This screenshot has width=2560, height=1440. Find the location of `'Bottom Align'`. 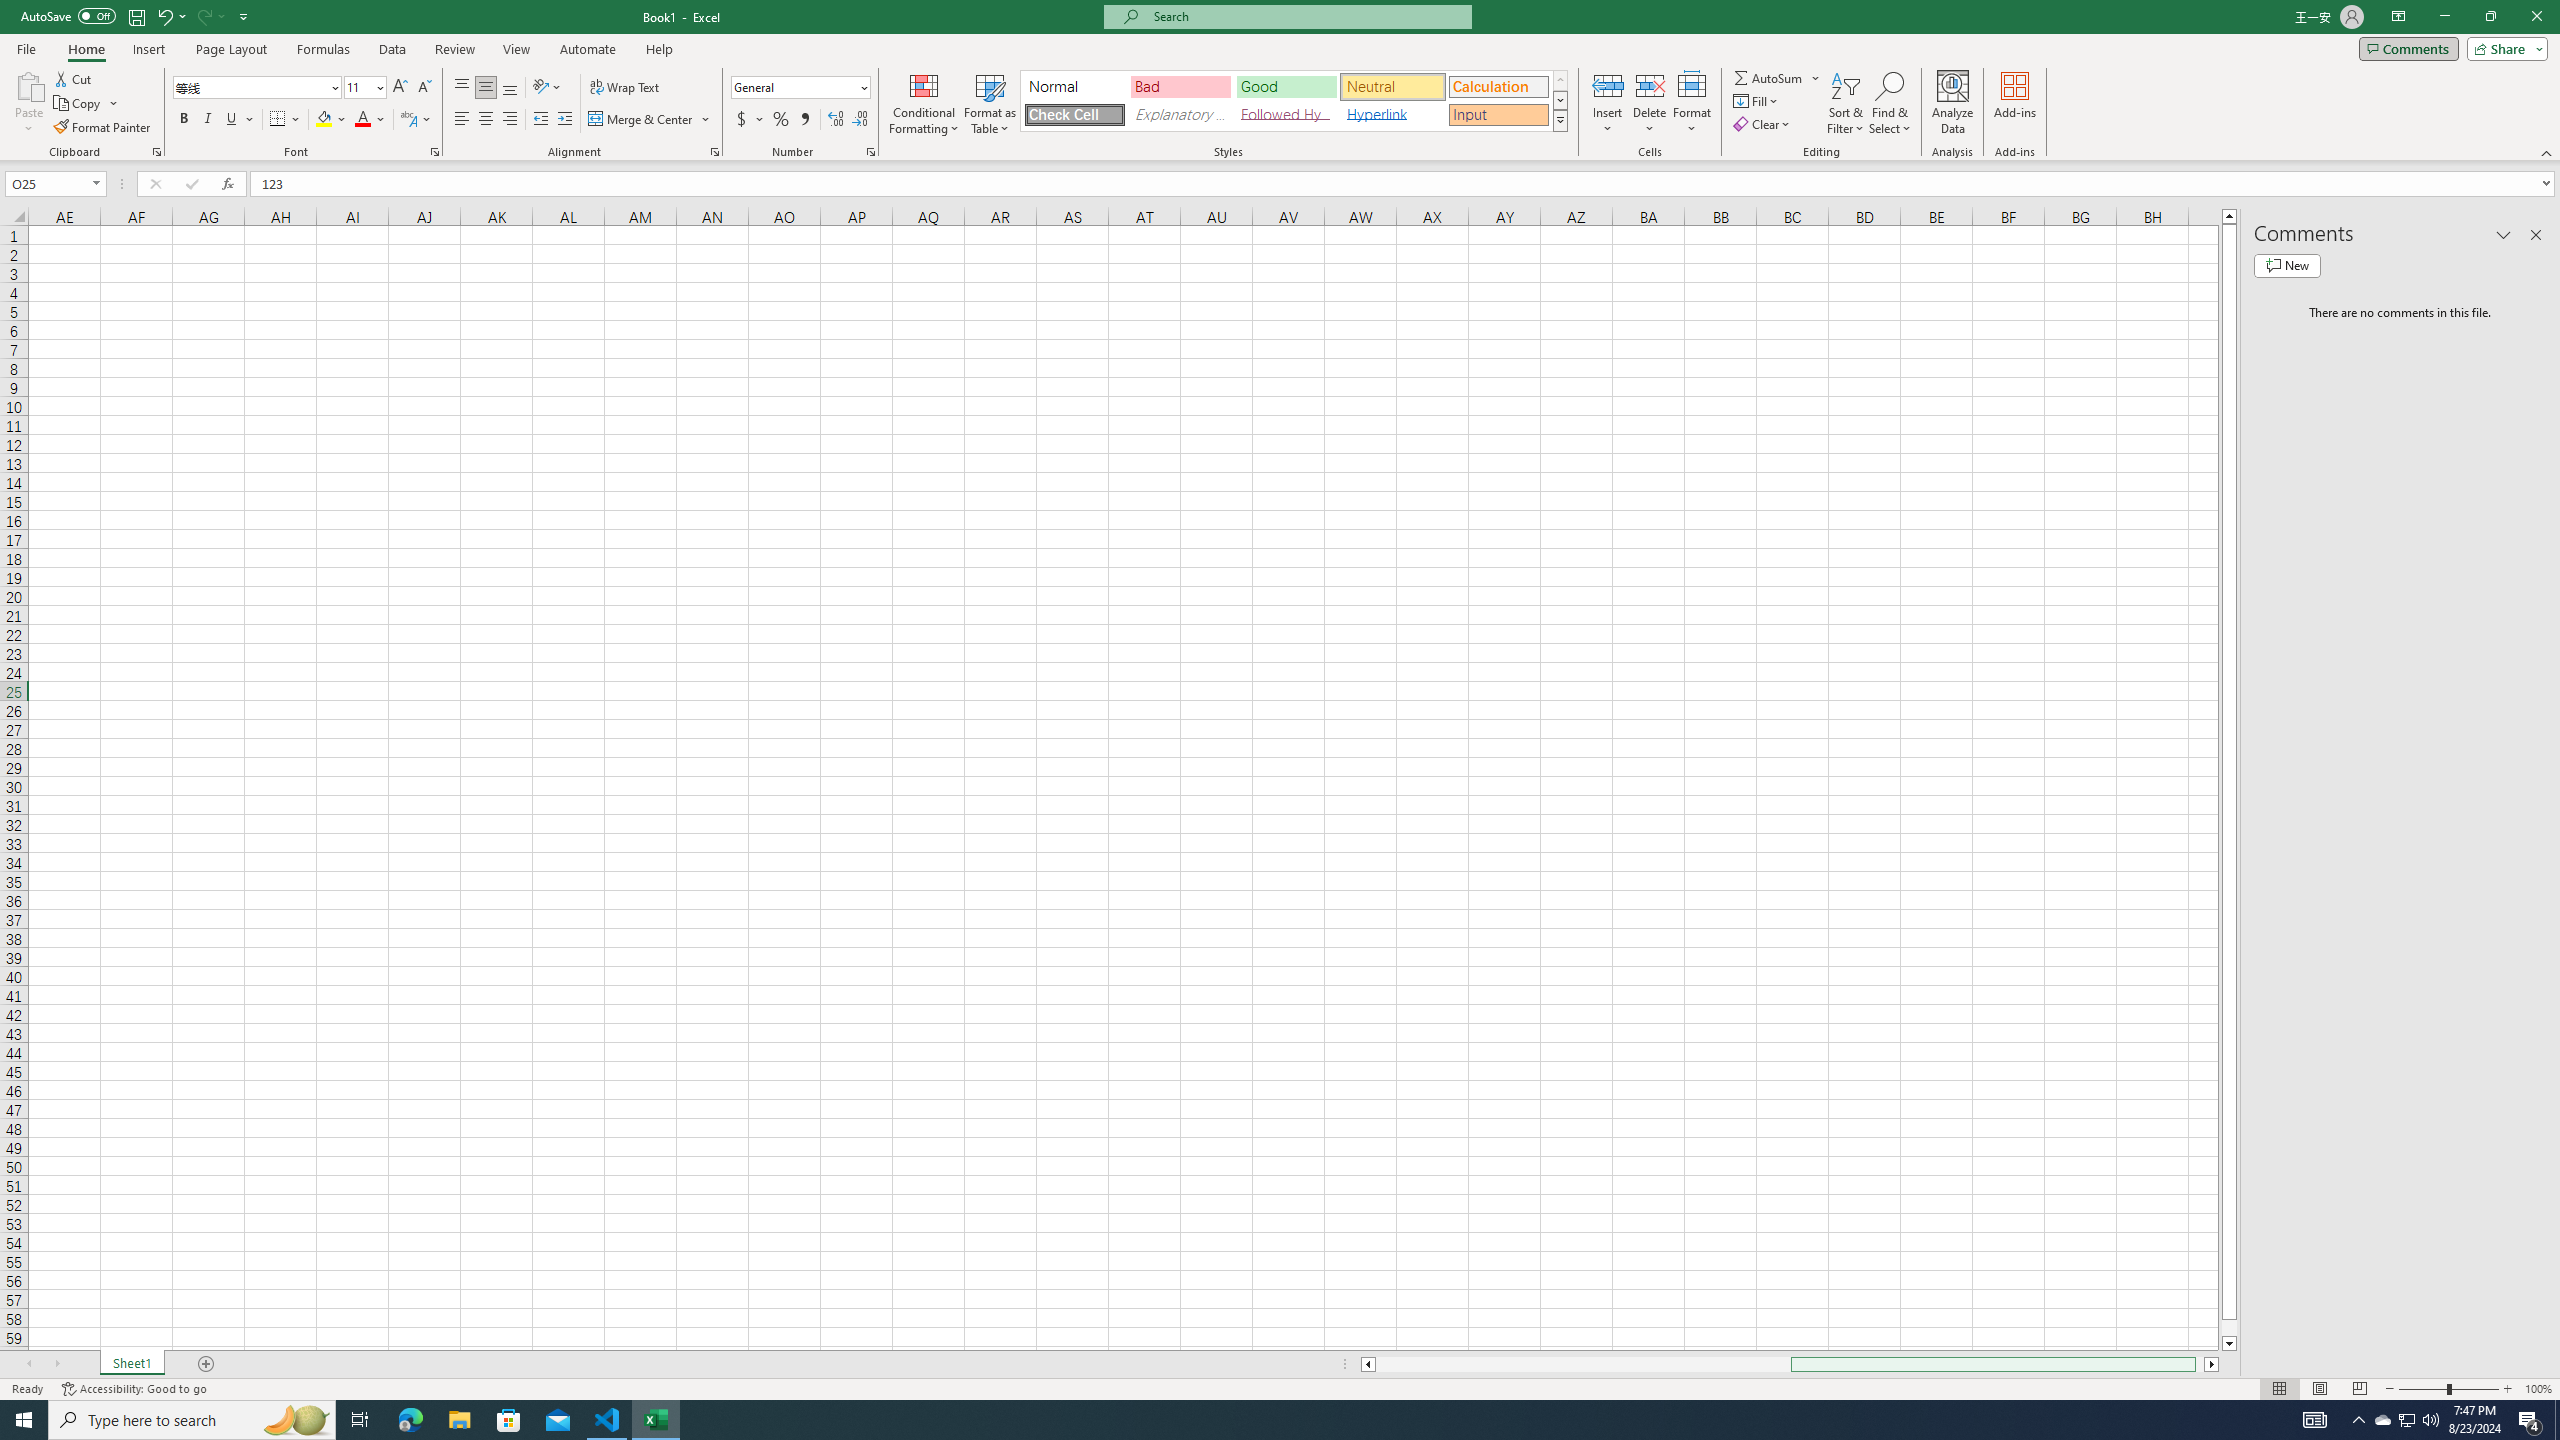

'Bottom Align' is located at coordinates (509, 87).